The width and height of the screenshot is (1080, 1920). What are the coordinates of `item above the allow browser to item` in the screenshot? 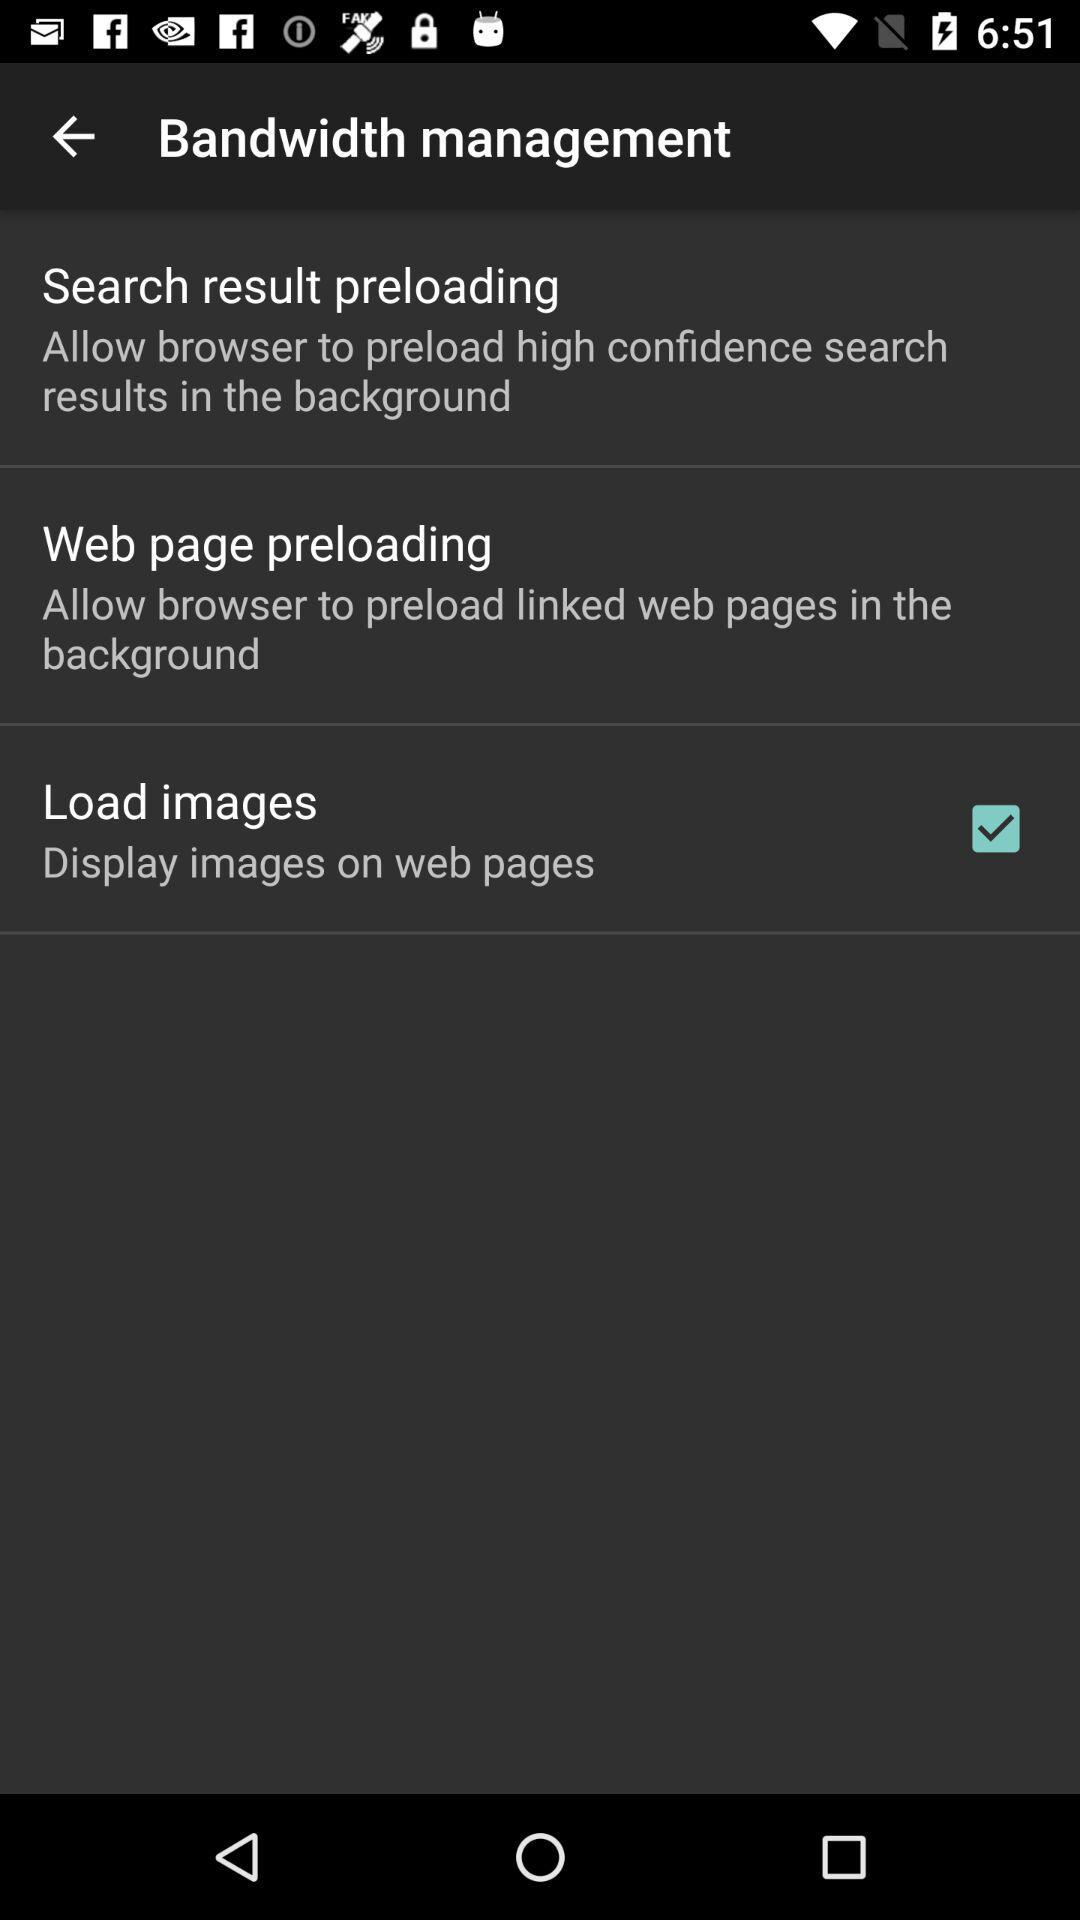 It's located at (301, 283).